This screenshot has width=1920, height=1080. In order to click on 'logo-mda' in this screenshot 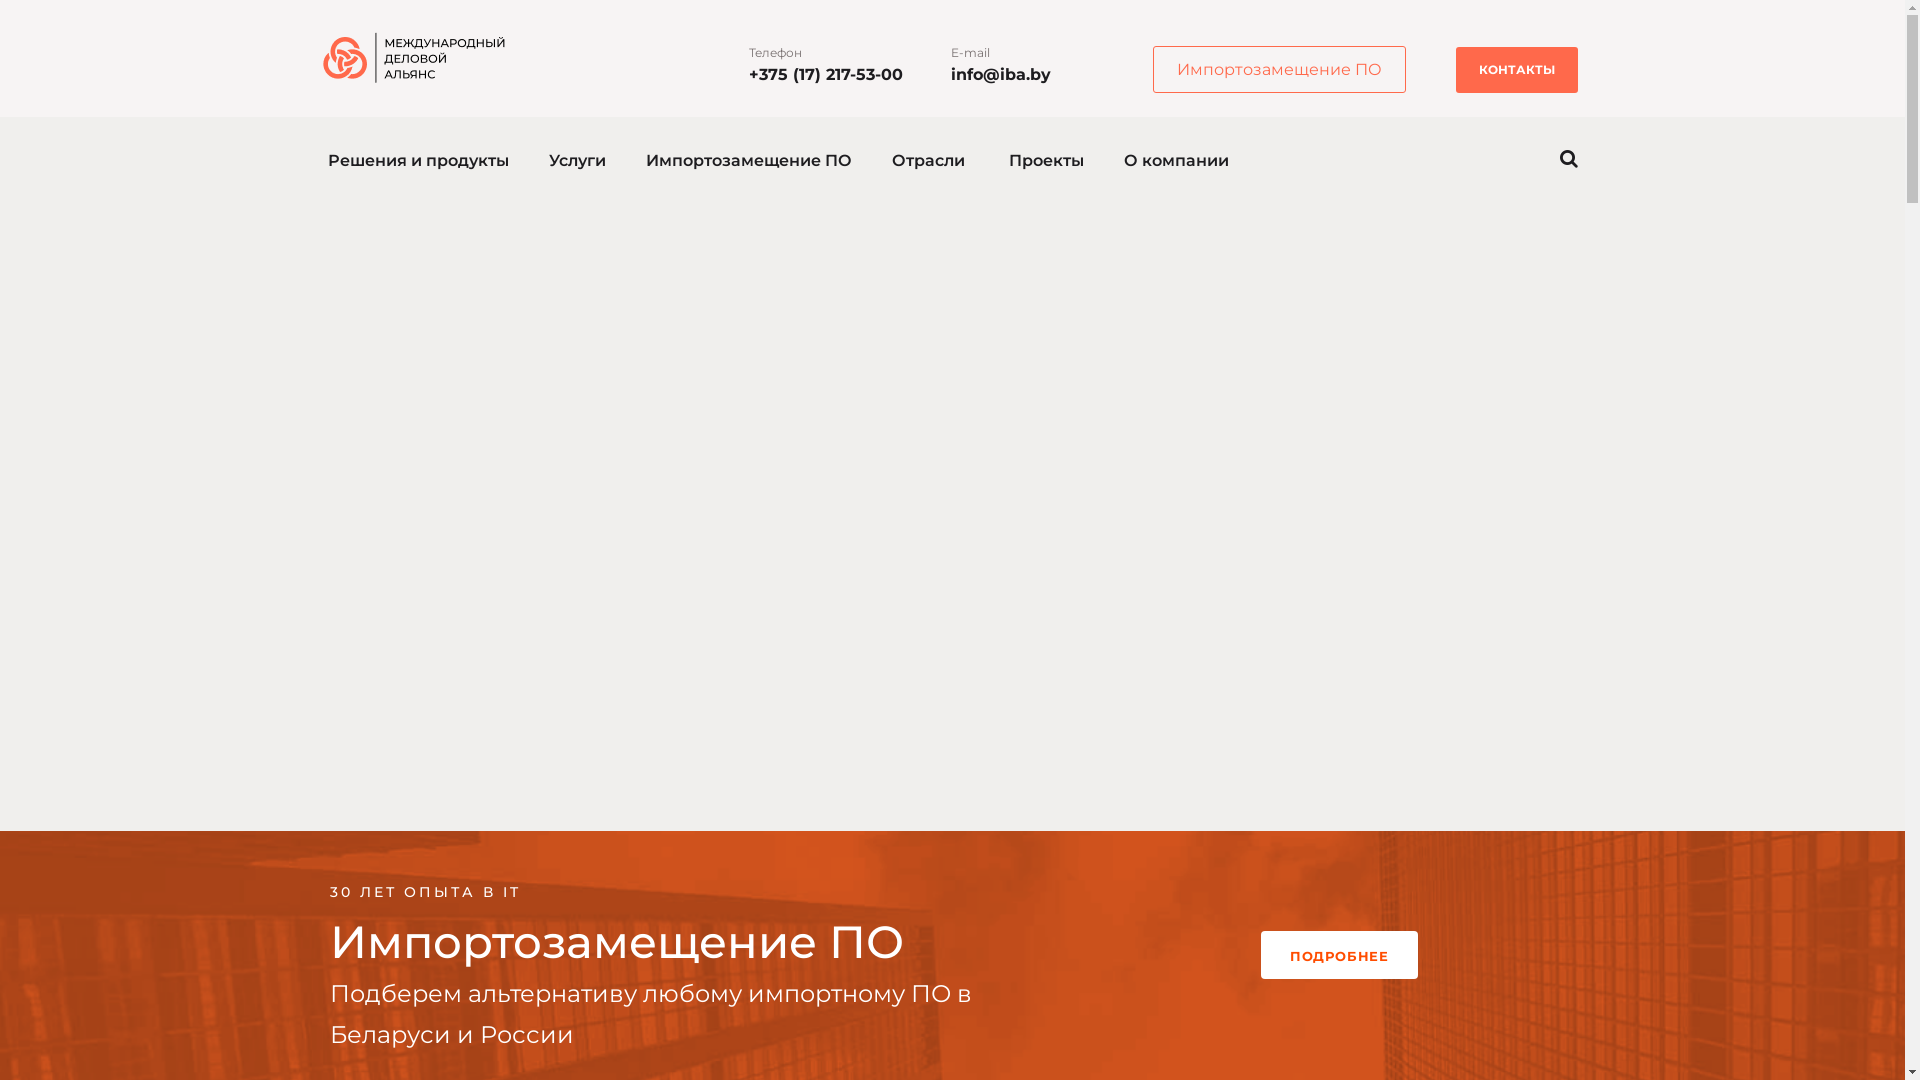, I will do `click(321, 57)`.